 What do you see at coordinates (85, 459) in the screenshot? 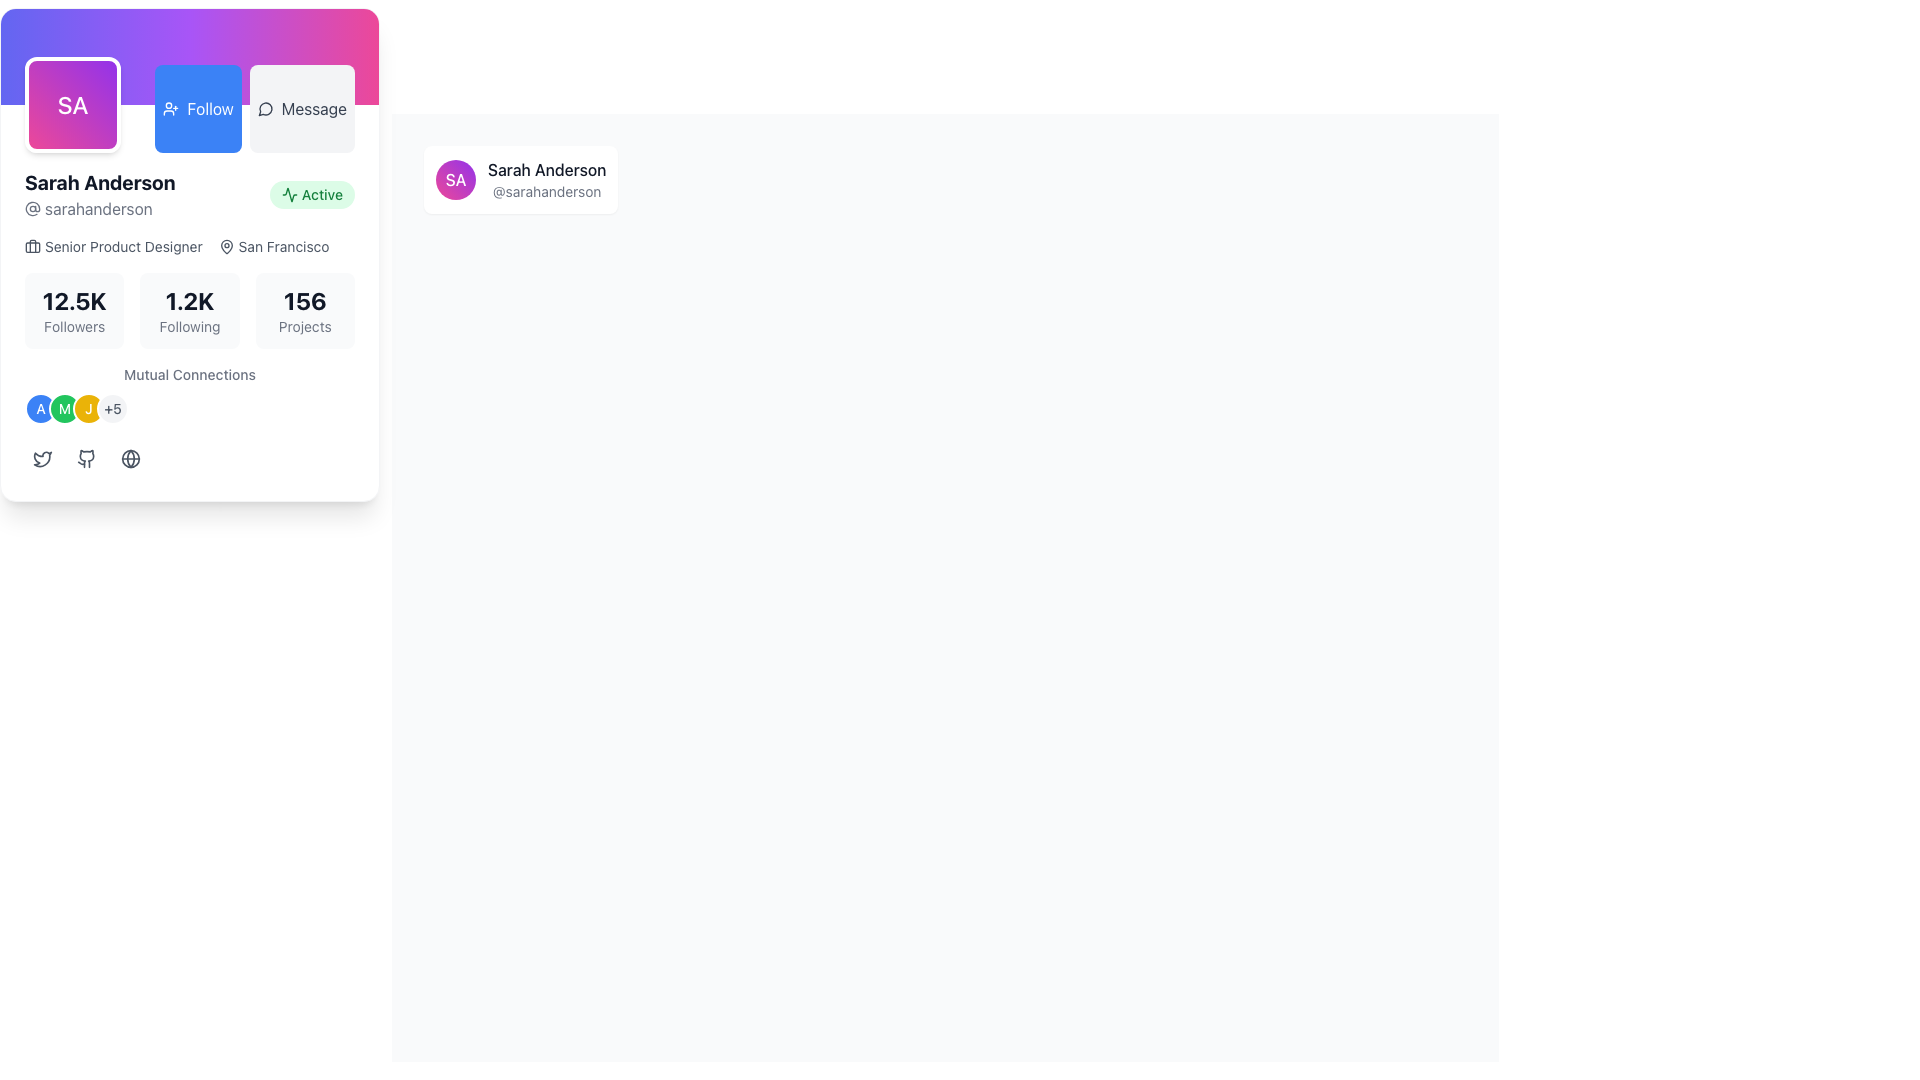
I see `the central SVG icon in the bottom left of the main profile card` at bounding box center [85, 459].